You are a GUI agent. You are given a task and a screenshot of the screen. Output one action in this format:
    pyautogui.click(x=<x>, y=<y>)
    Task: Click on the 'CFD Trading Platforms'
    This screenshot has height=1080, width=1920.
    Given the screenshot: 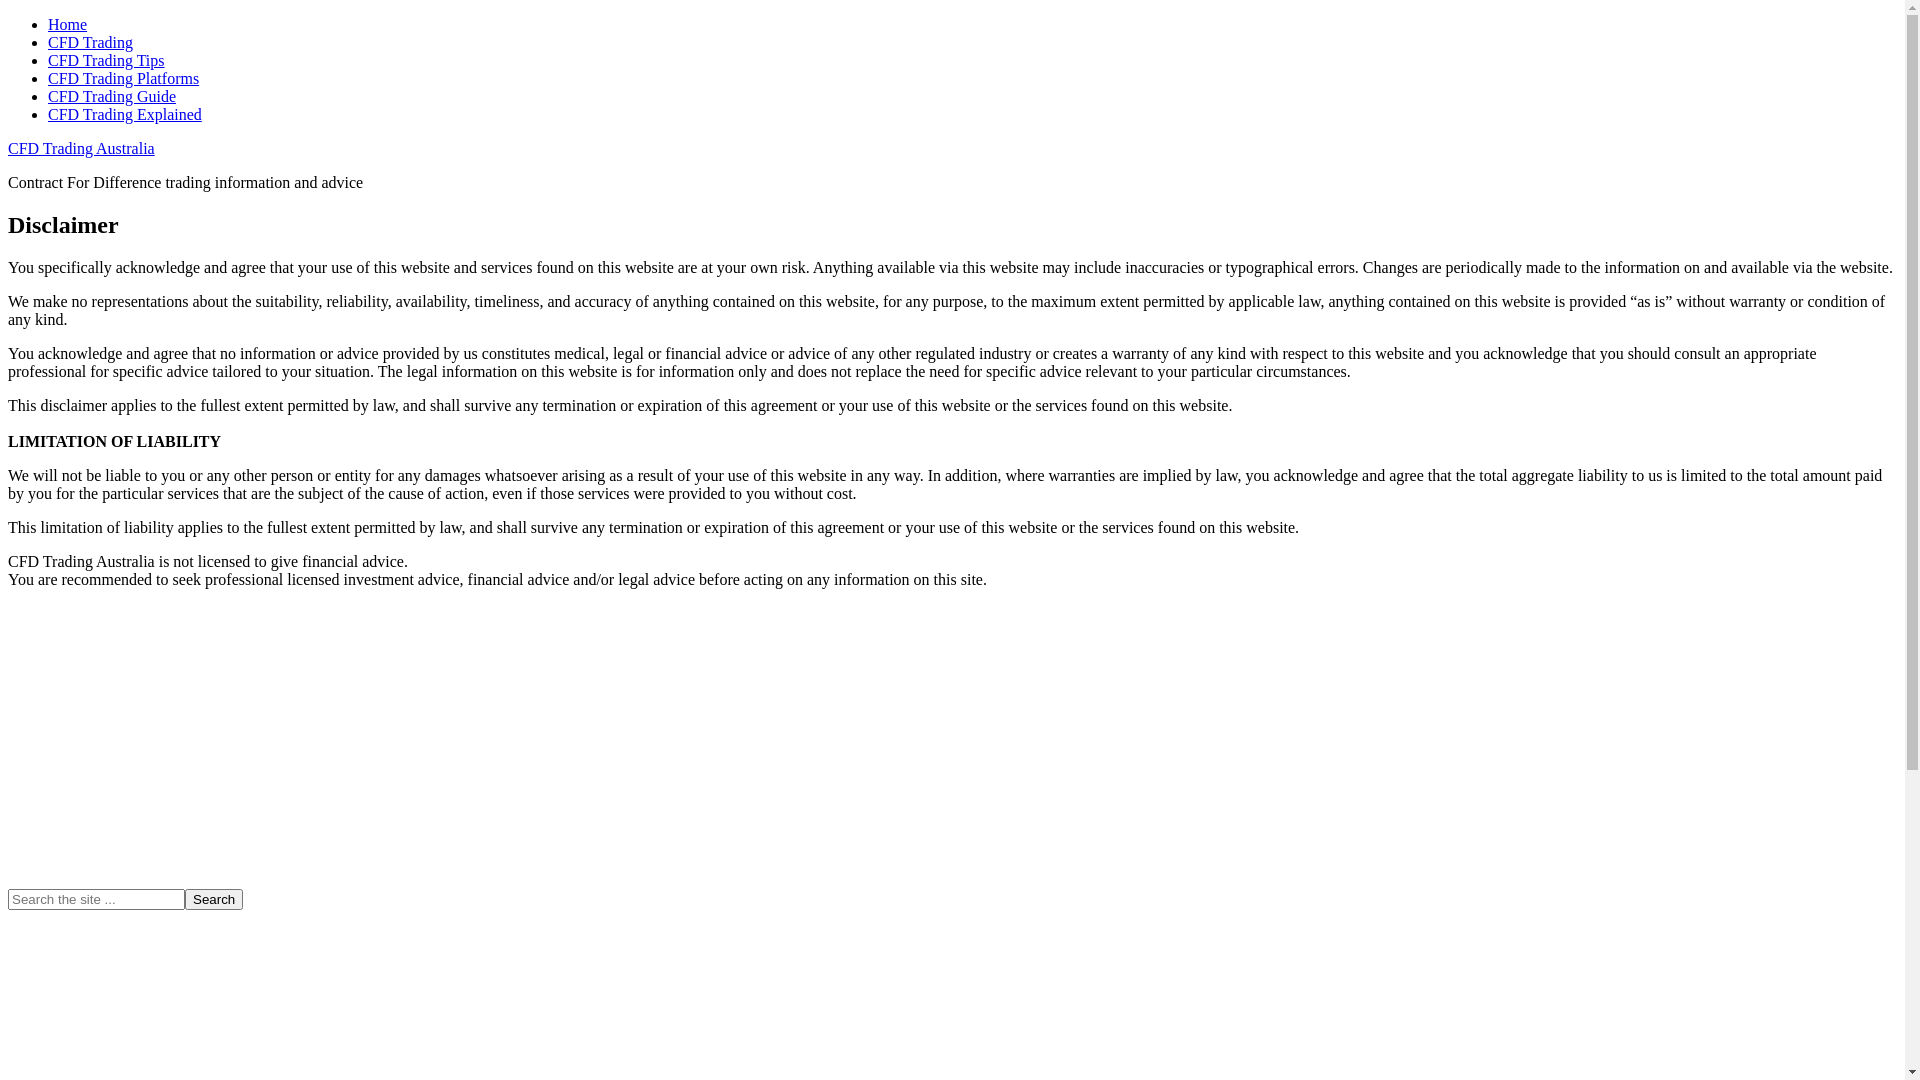 What is the action you would take?
    pyautogui.click(x=122, y=77)
    